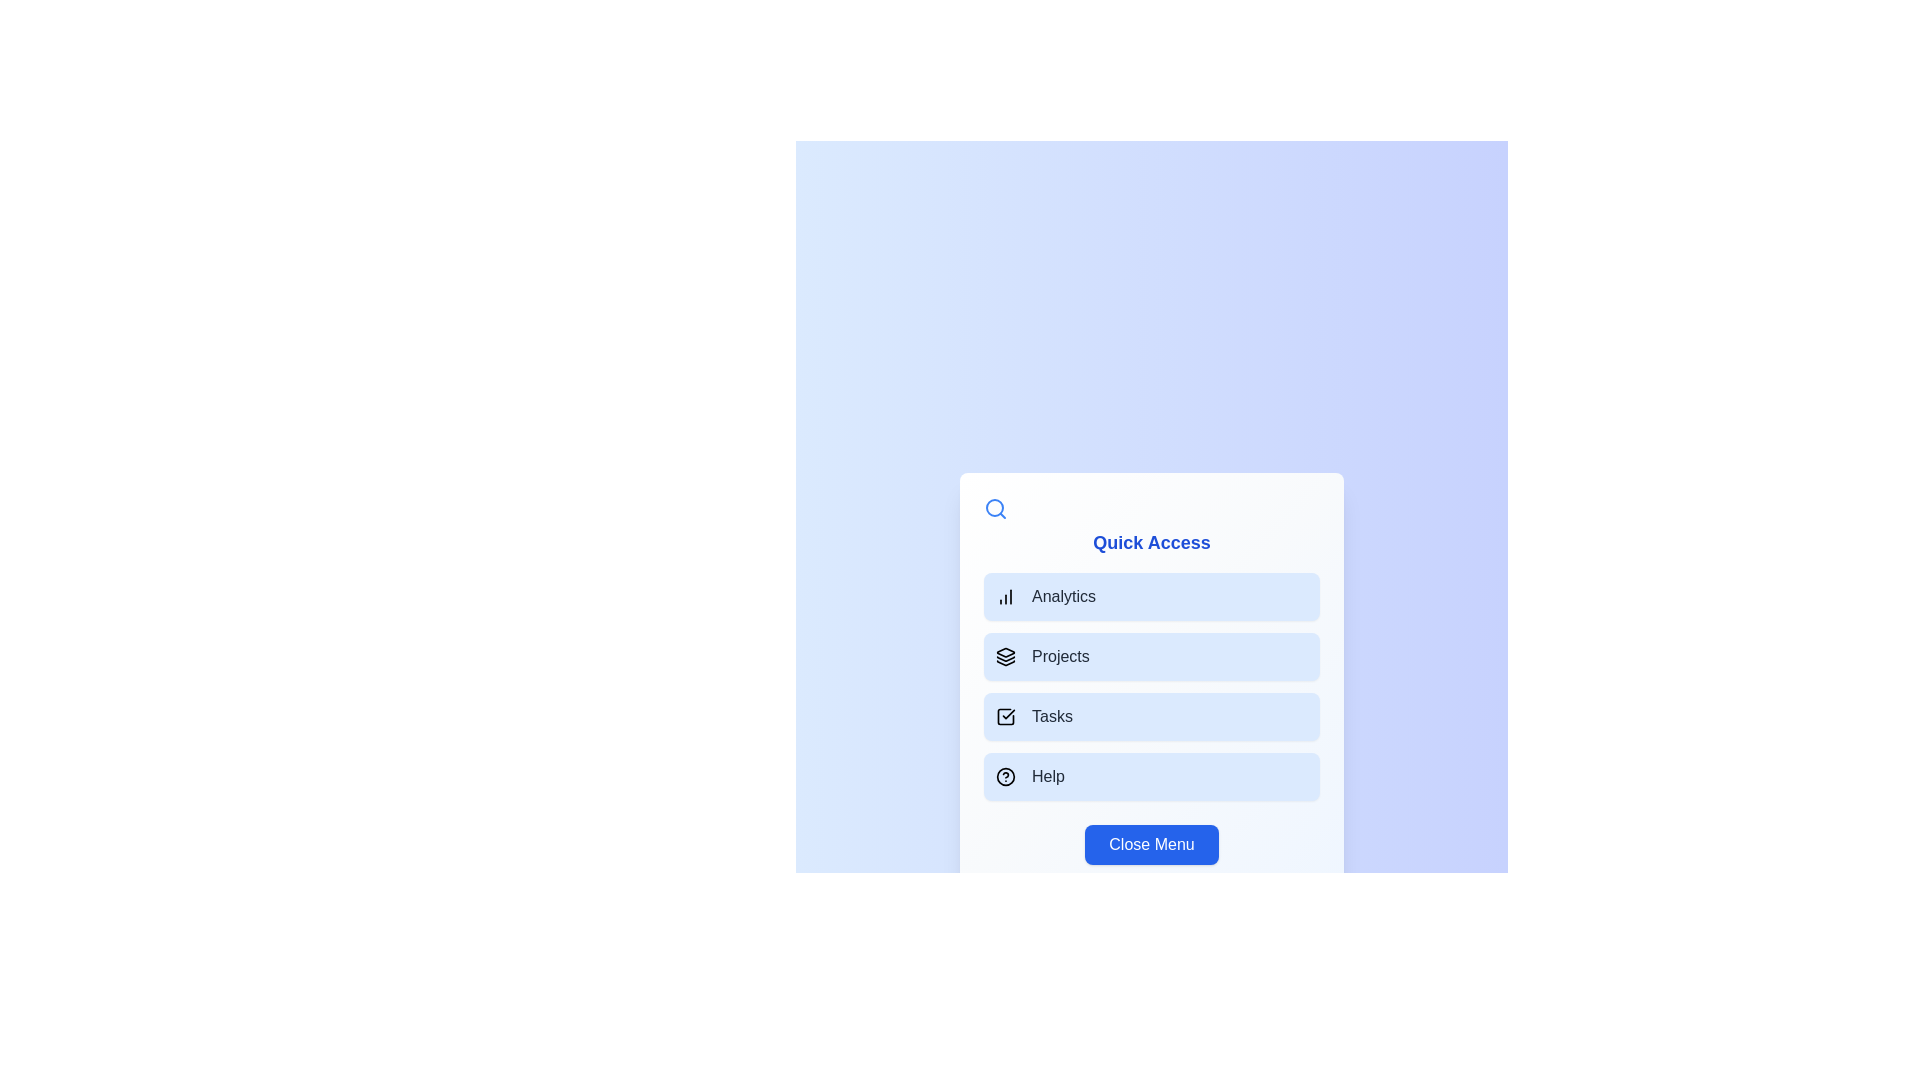 This screenshot has width=1920, height=1080. Describe the element at coordinates (1152, 775) in the screenshot. I see `the menu option Help to navigate to its respective section` at that location.